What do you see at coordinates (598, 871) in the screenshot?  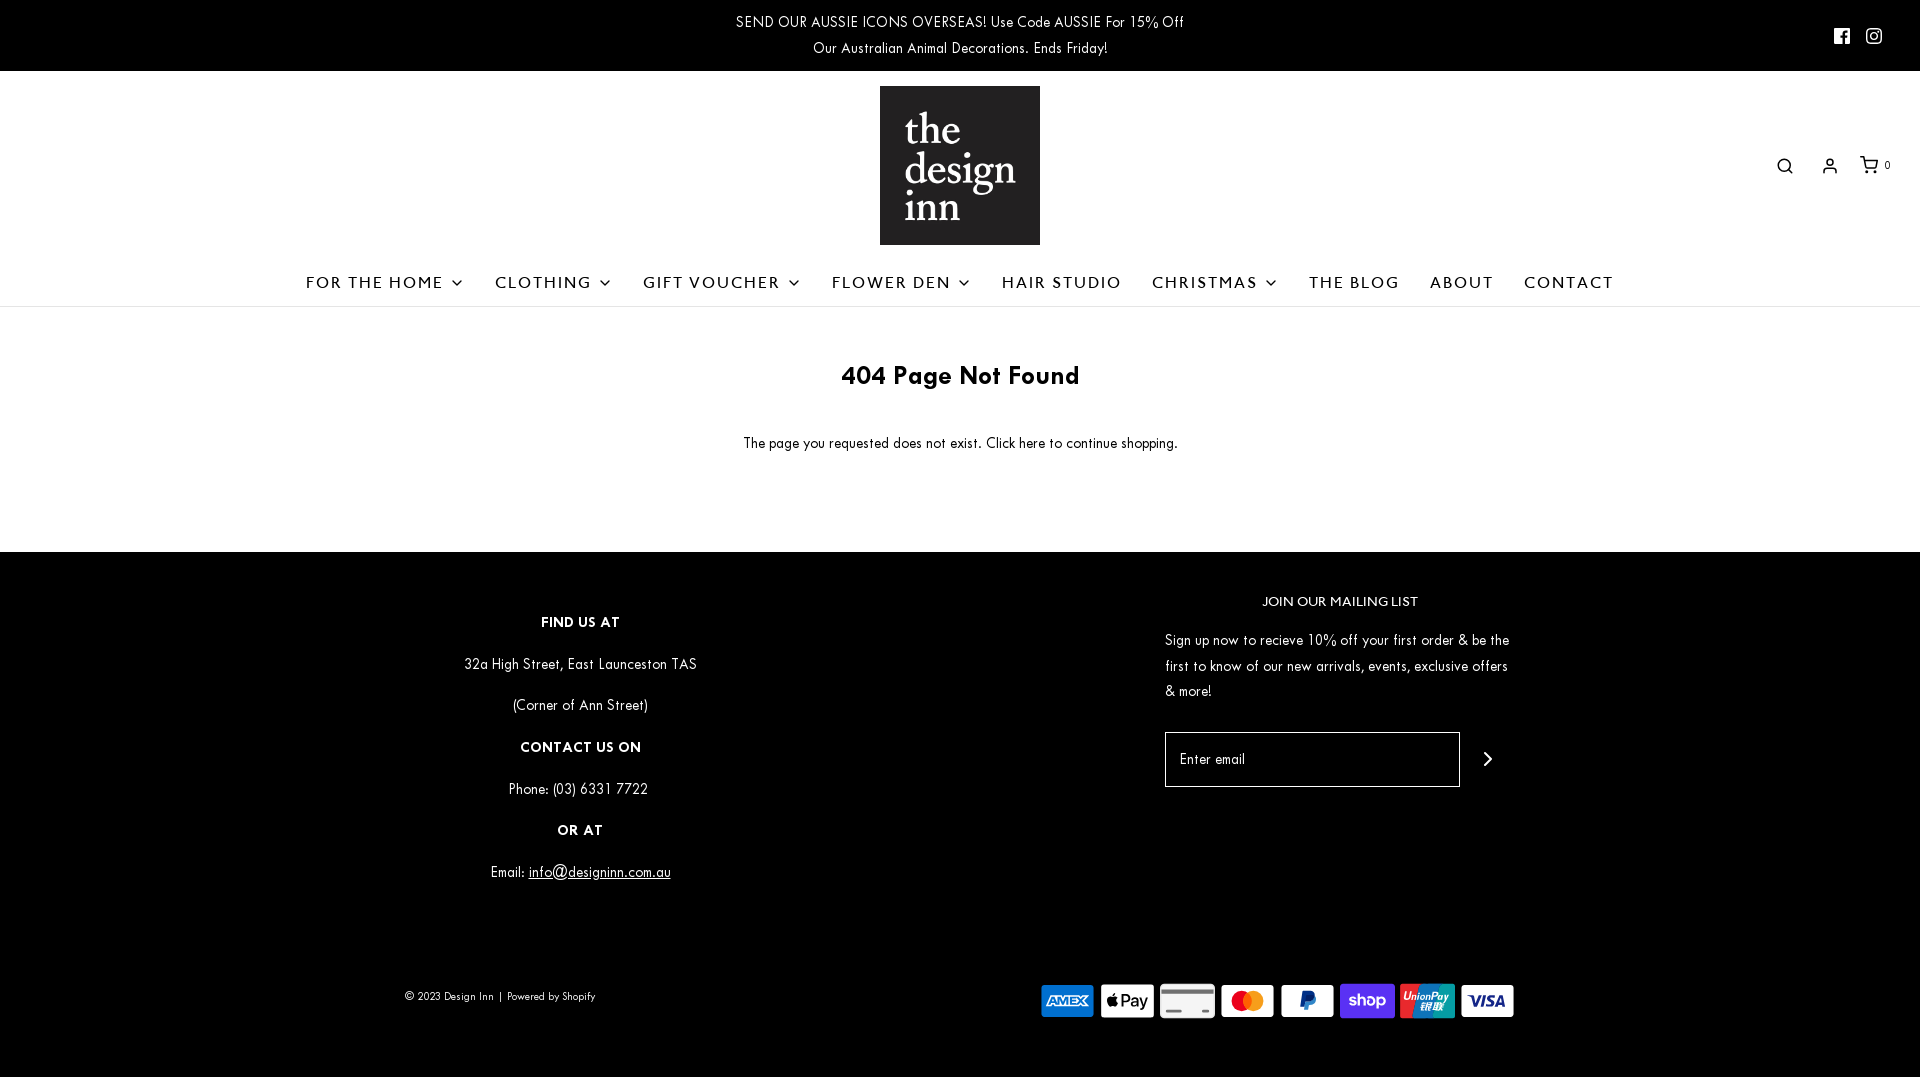 I see `'info@designinn.com.au'` at bounding box center [598, 871].